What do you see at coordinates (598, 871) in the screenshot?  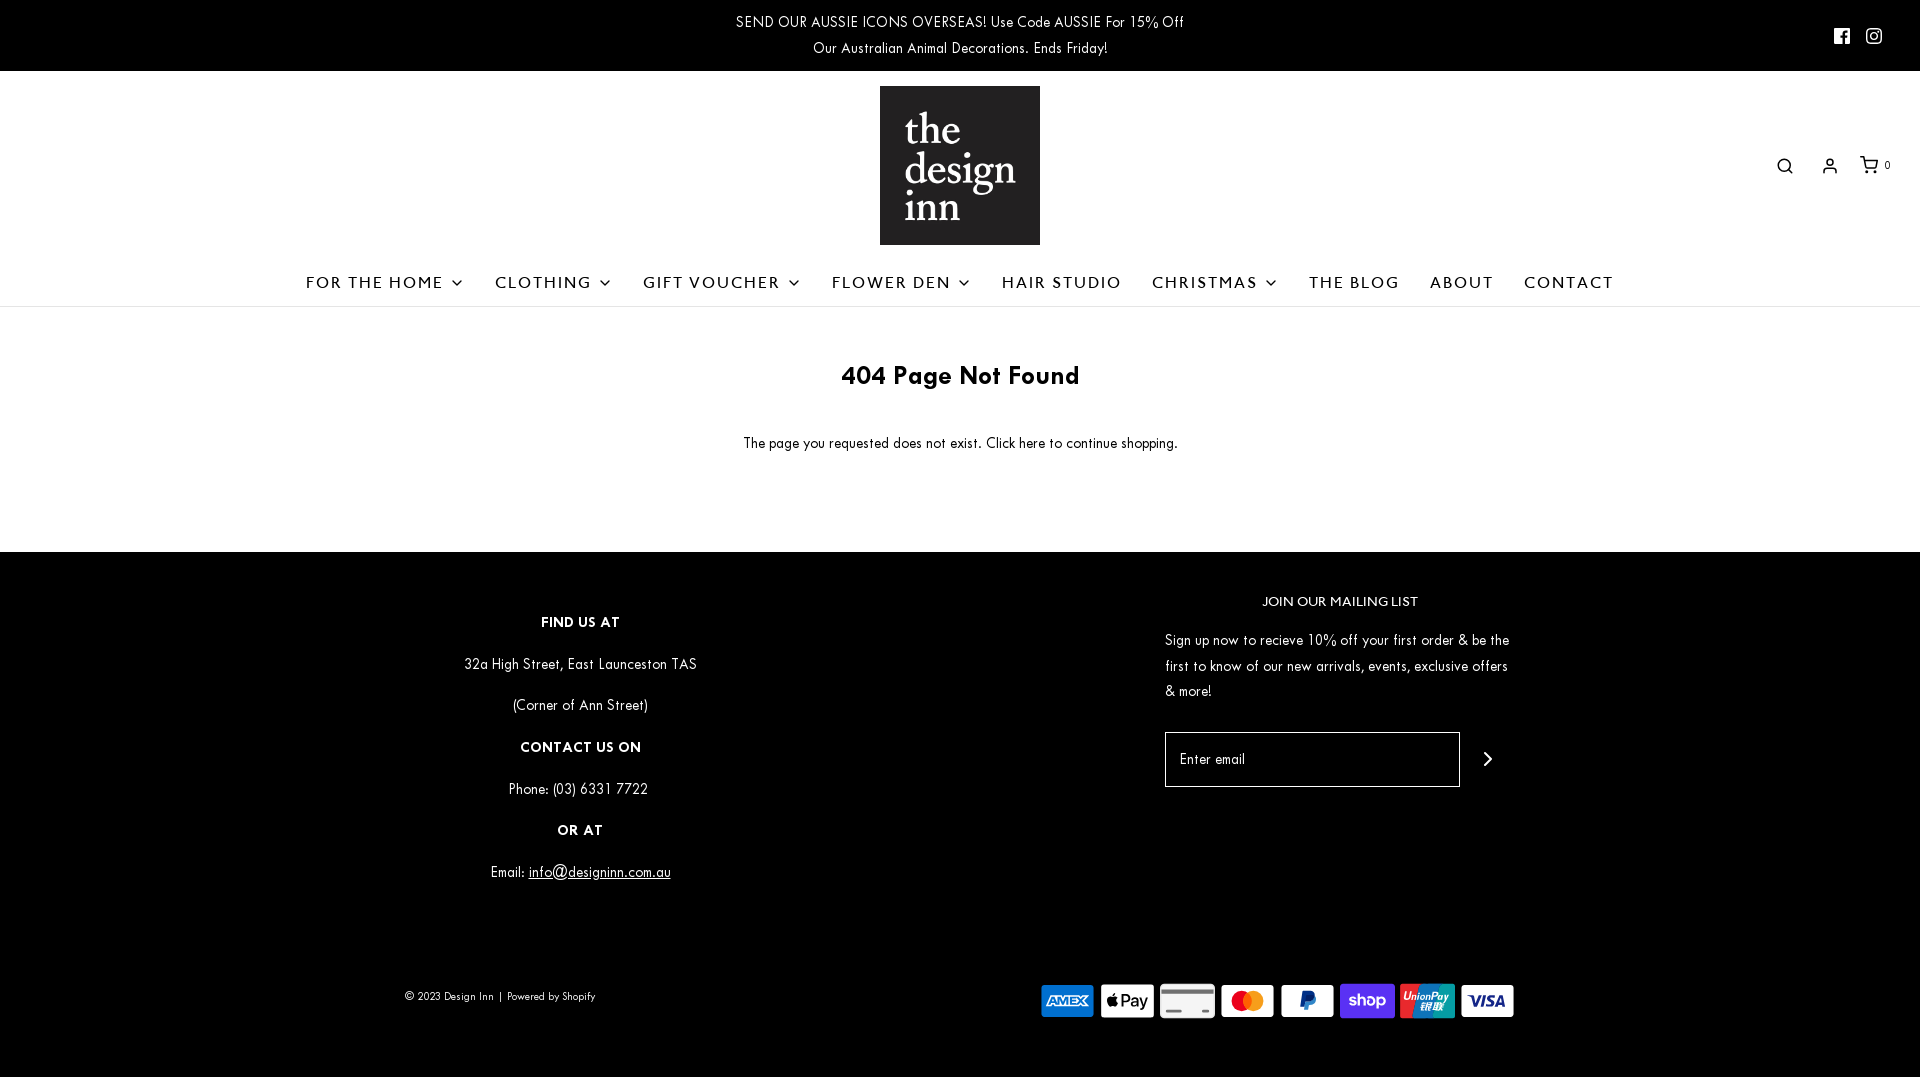 I see `'info@designinn.com.au'` at bounding box center [598, 871].